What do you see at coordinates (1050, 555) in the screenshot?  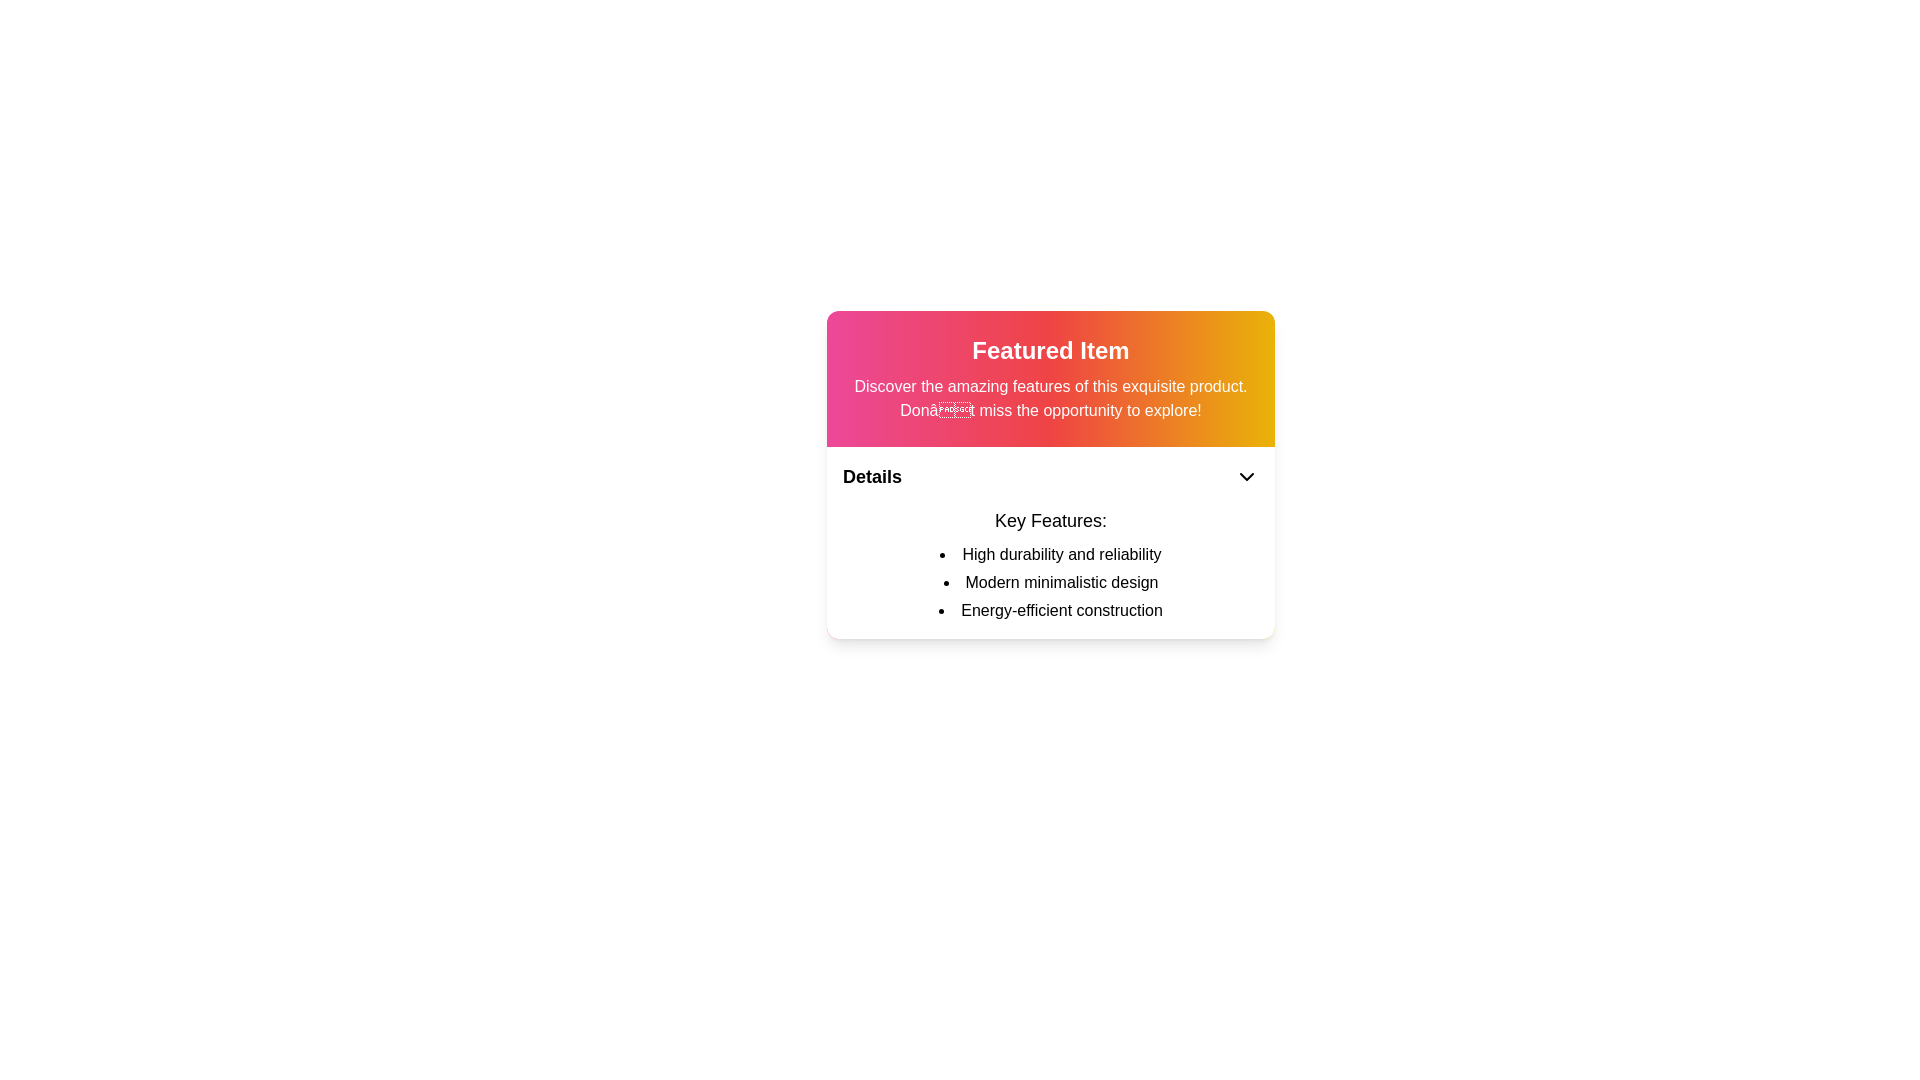 I see `the bullet point containing the text 'High durability and reliability' in the 'Key Features' section of the 'Details' dropdown` at bounding box center [1050, 555].